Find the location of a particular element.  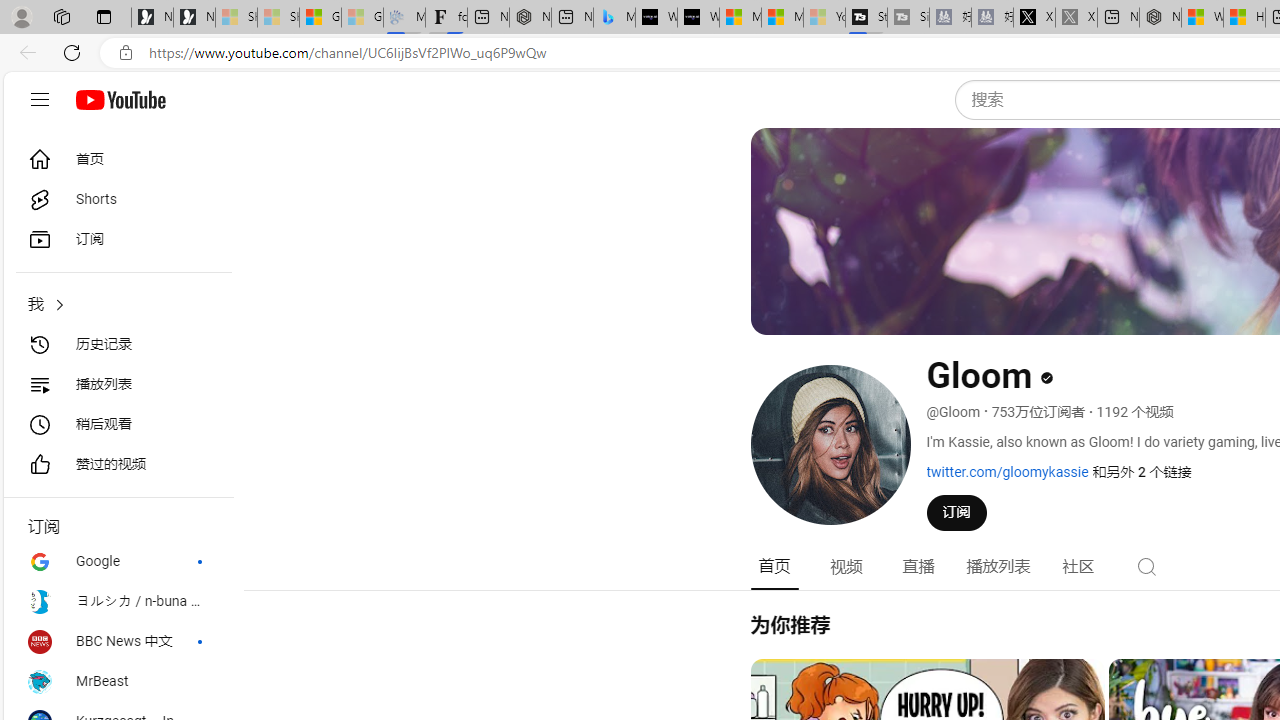

'Shorts' is located at coordinates (116, 200).